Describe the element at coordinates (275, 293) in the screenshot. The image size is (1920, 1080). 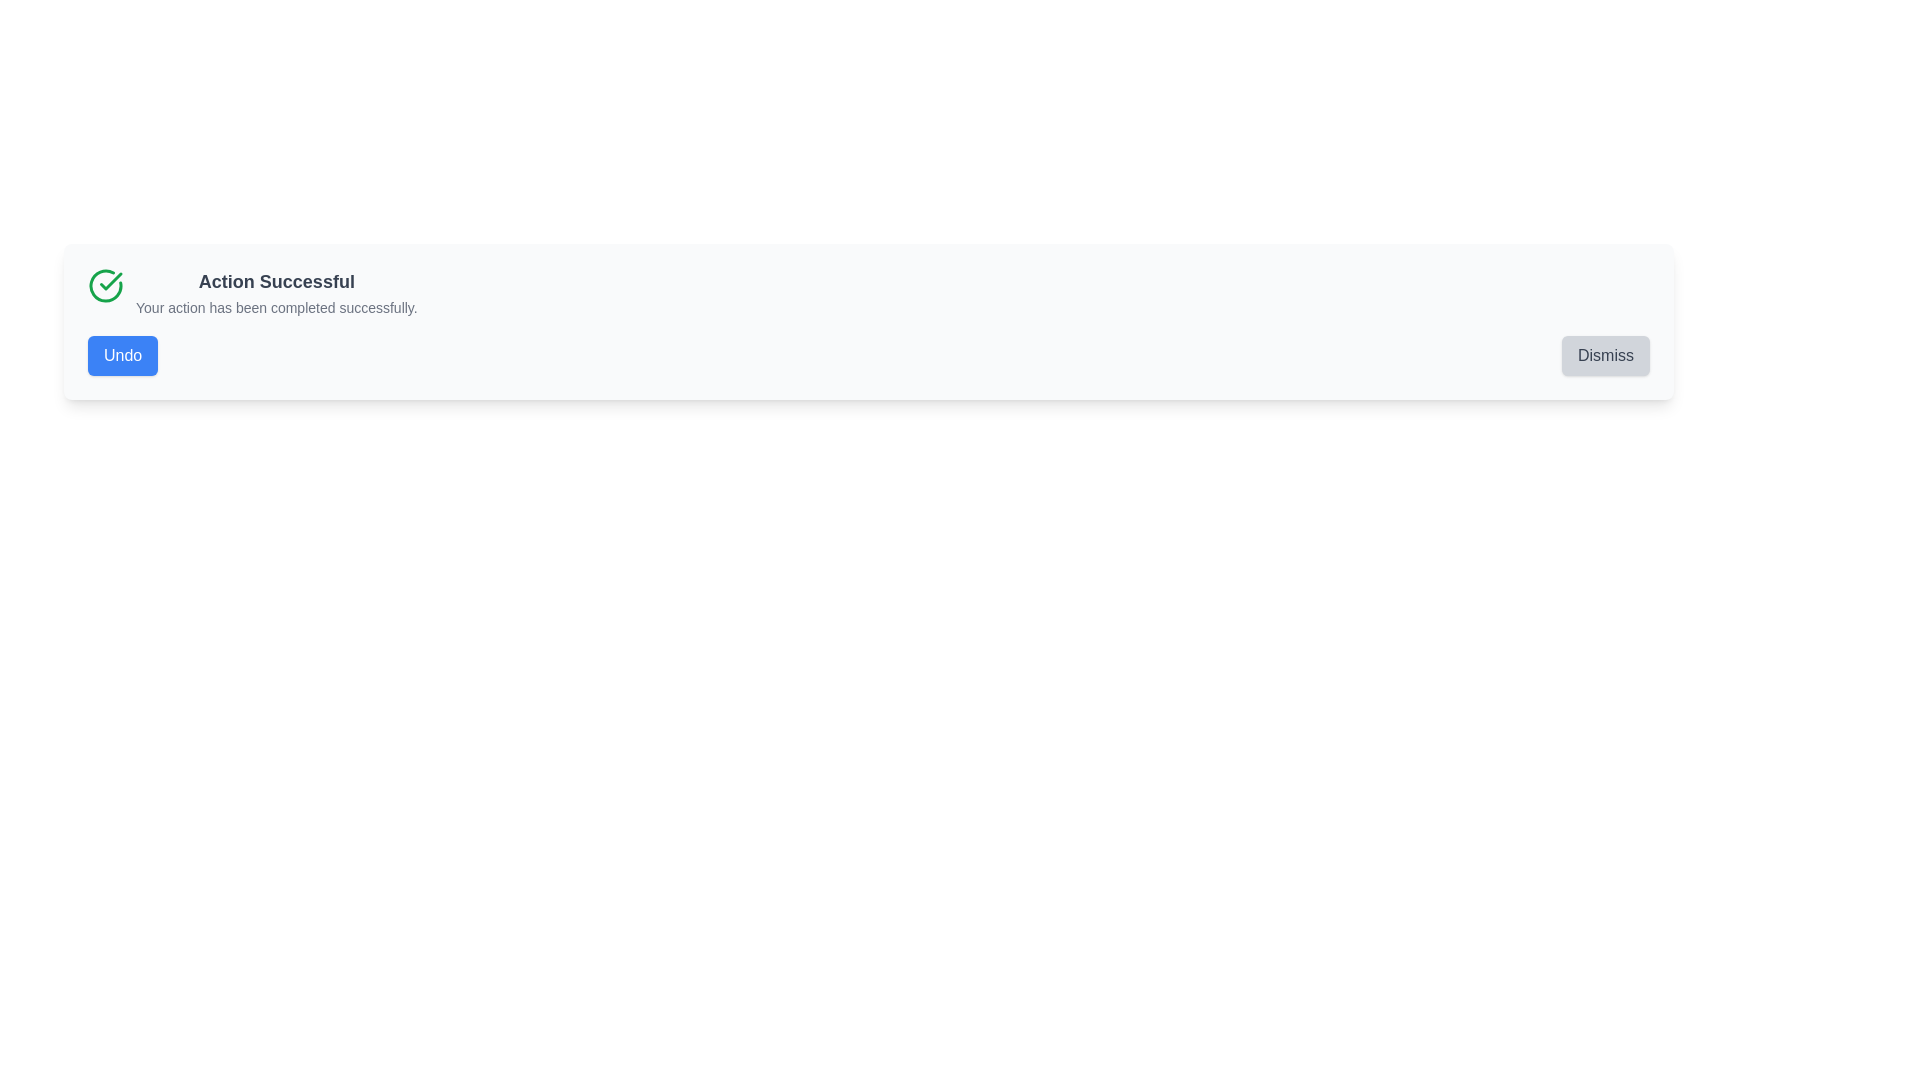
I see `text-based notification message displayed near the center left of the notification bar, positioned above the blue 'Undo' button and next to a green checkmark icon` at that location.